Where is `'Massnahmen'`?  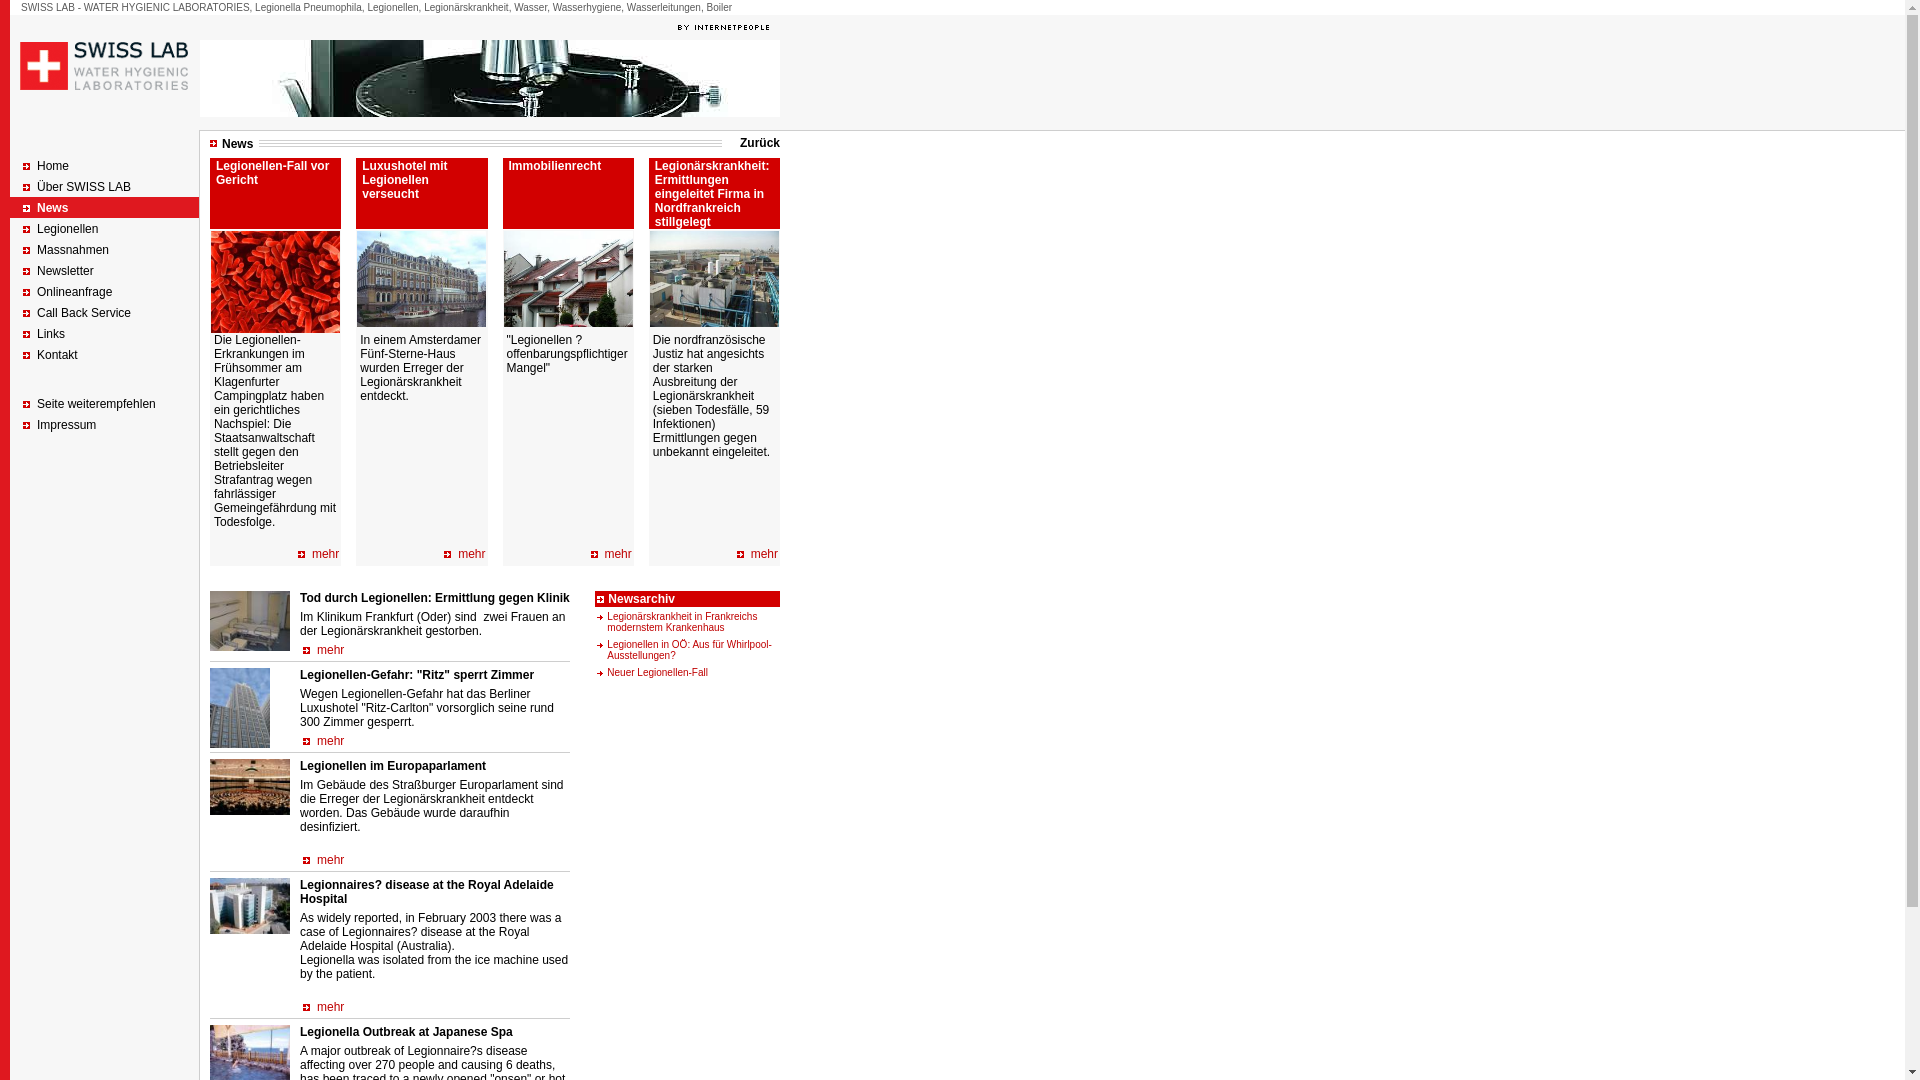
'Massnahmen' is located at coordinates (72, 249).